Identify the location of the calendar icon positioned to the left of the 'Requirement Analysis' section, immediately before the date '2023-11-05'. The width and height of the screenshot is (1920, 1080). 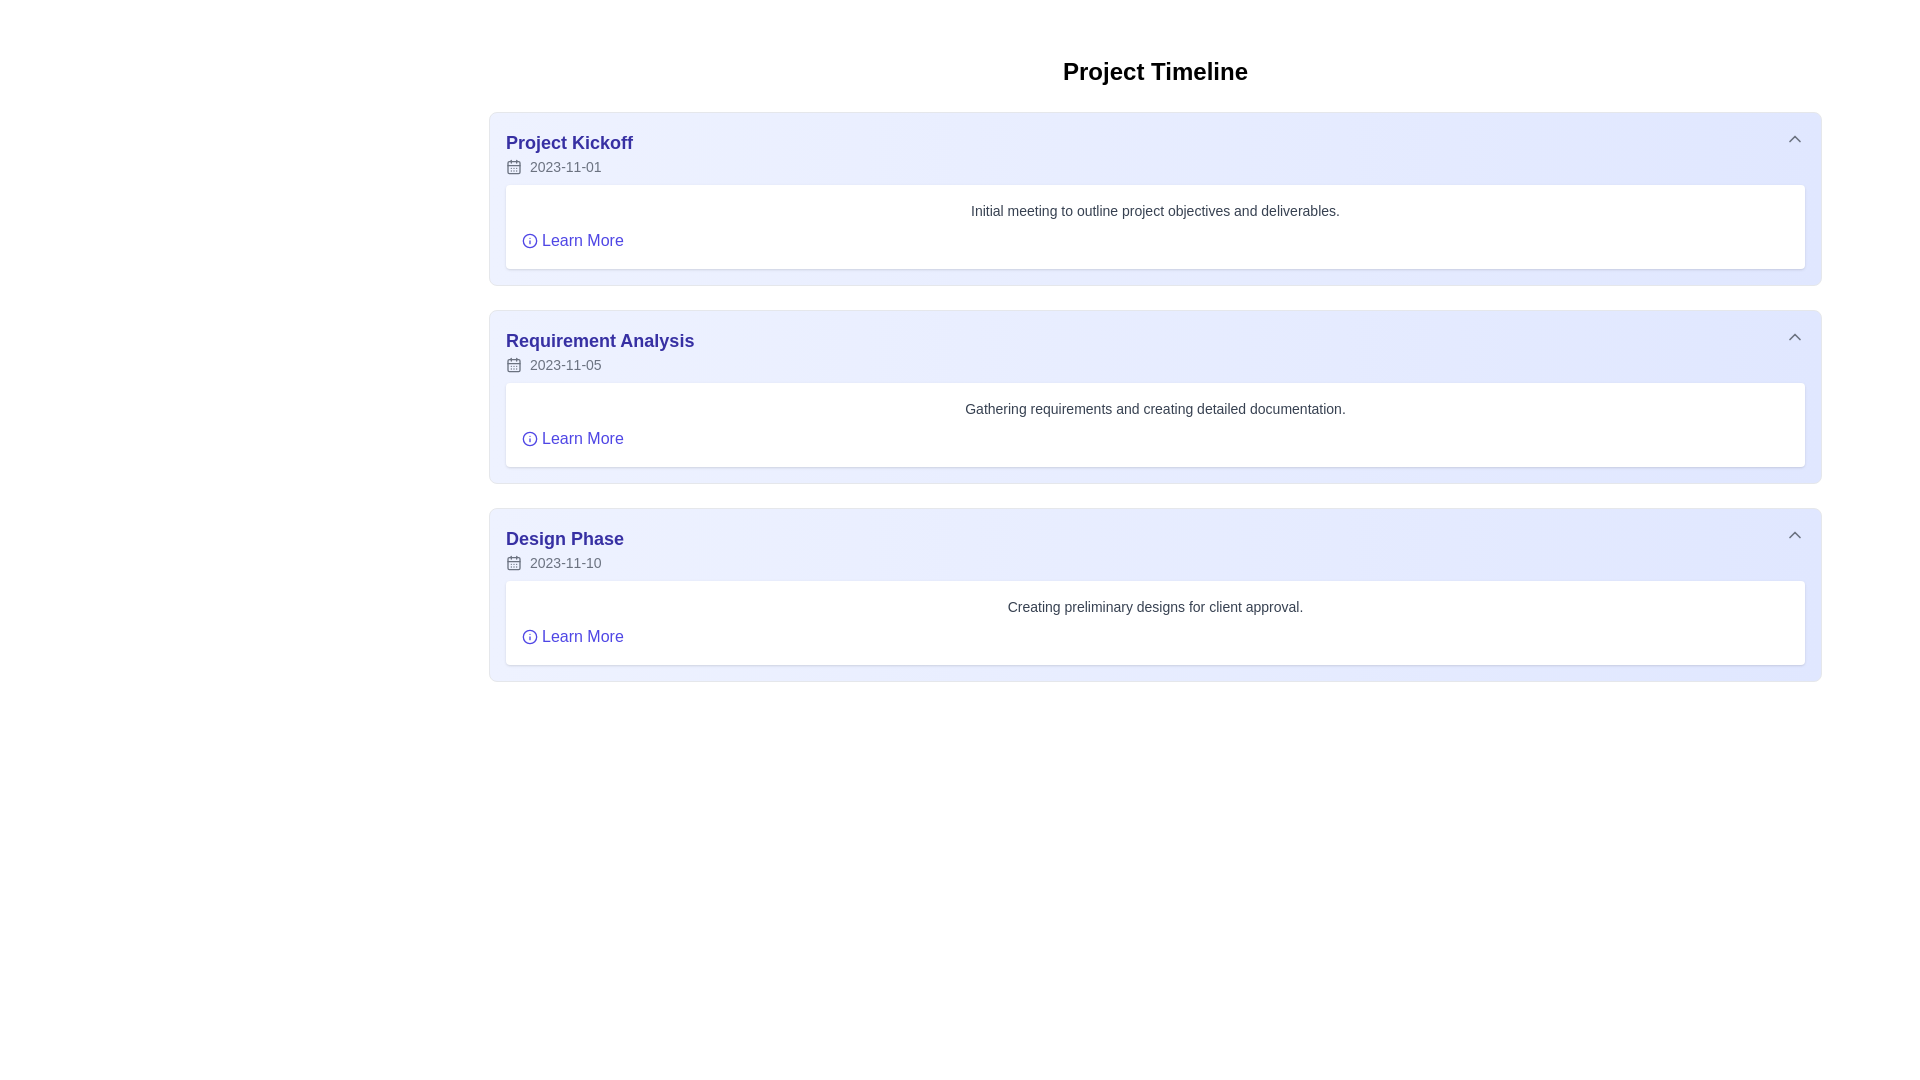
(513, 365).